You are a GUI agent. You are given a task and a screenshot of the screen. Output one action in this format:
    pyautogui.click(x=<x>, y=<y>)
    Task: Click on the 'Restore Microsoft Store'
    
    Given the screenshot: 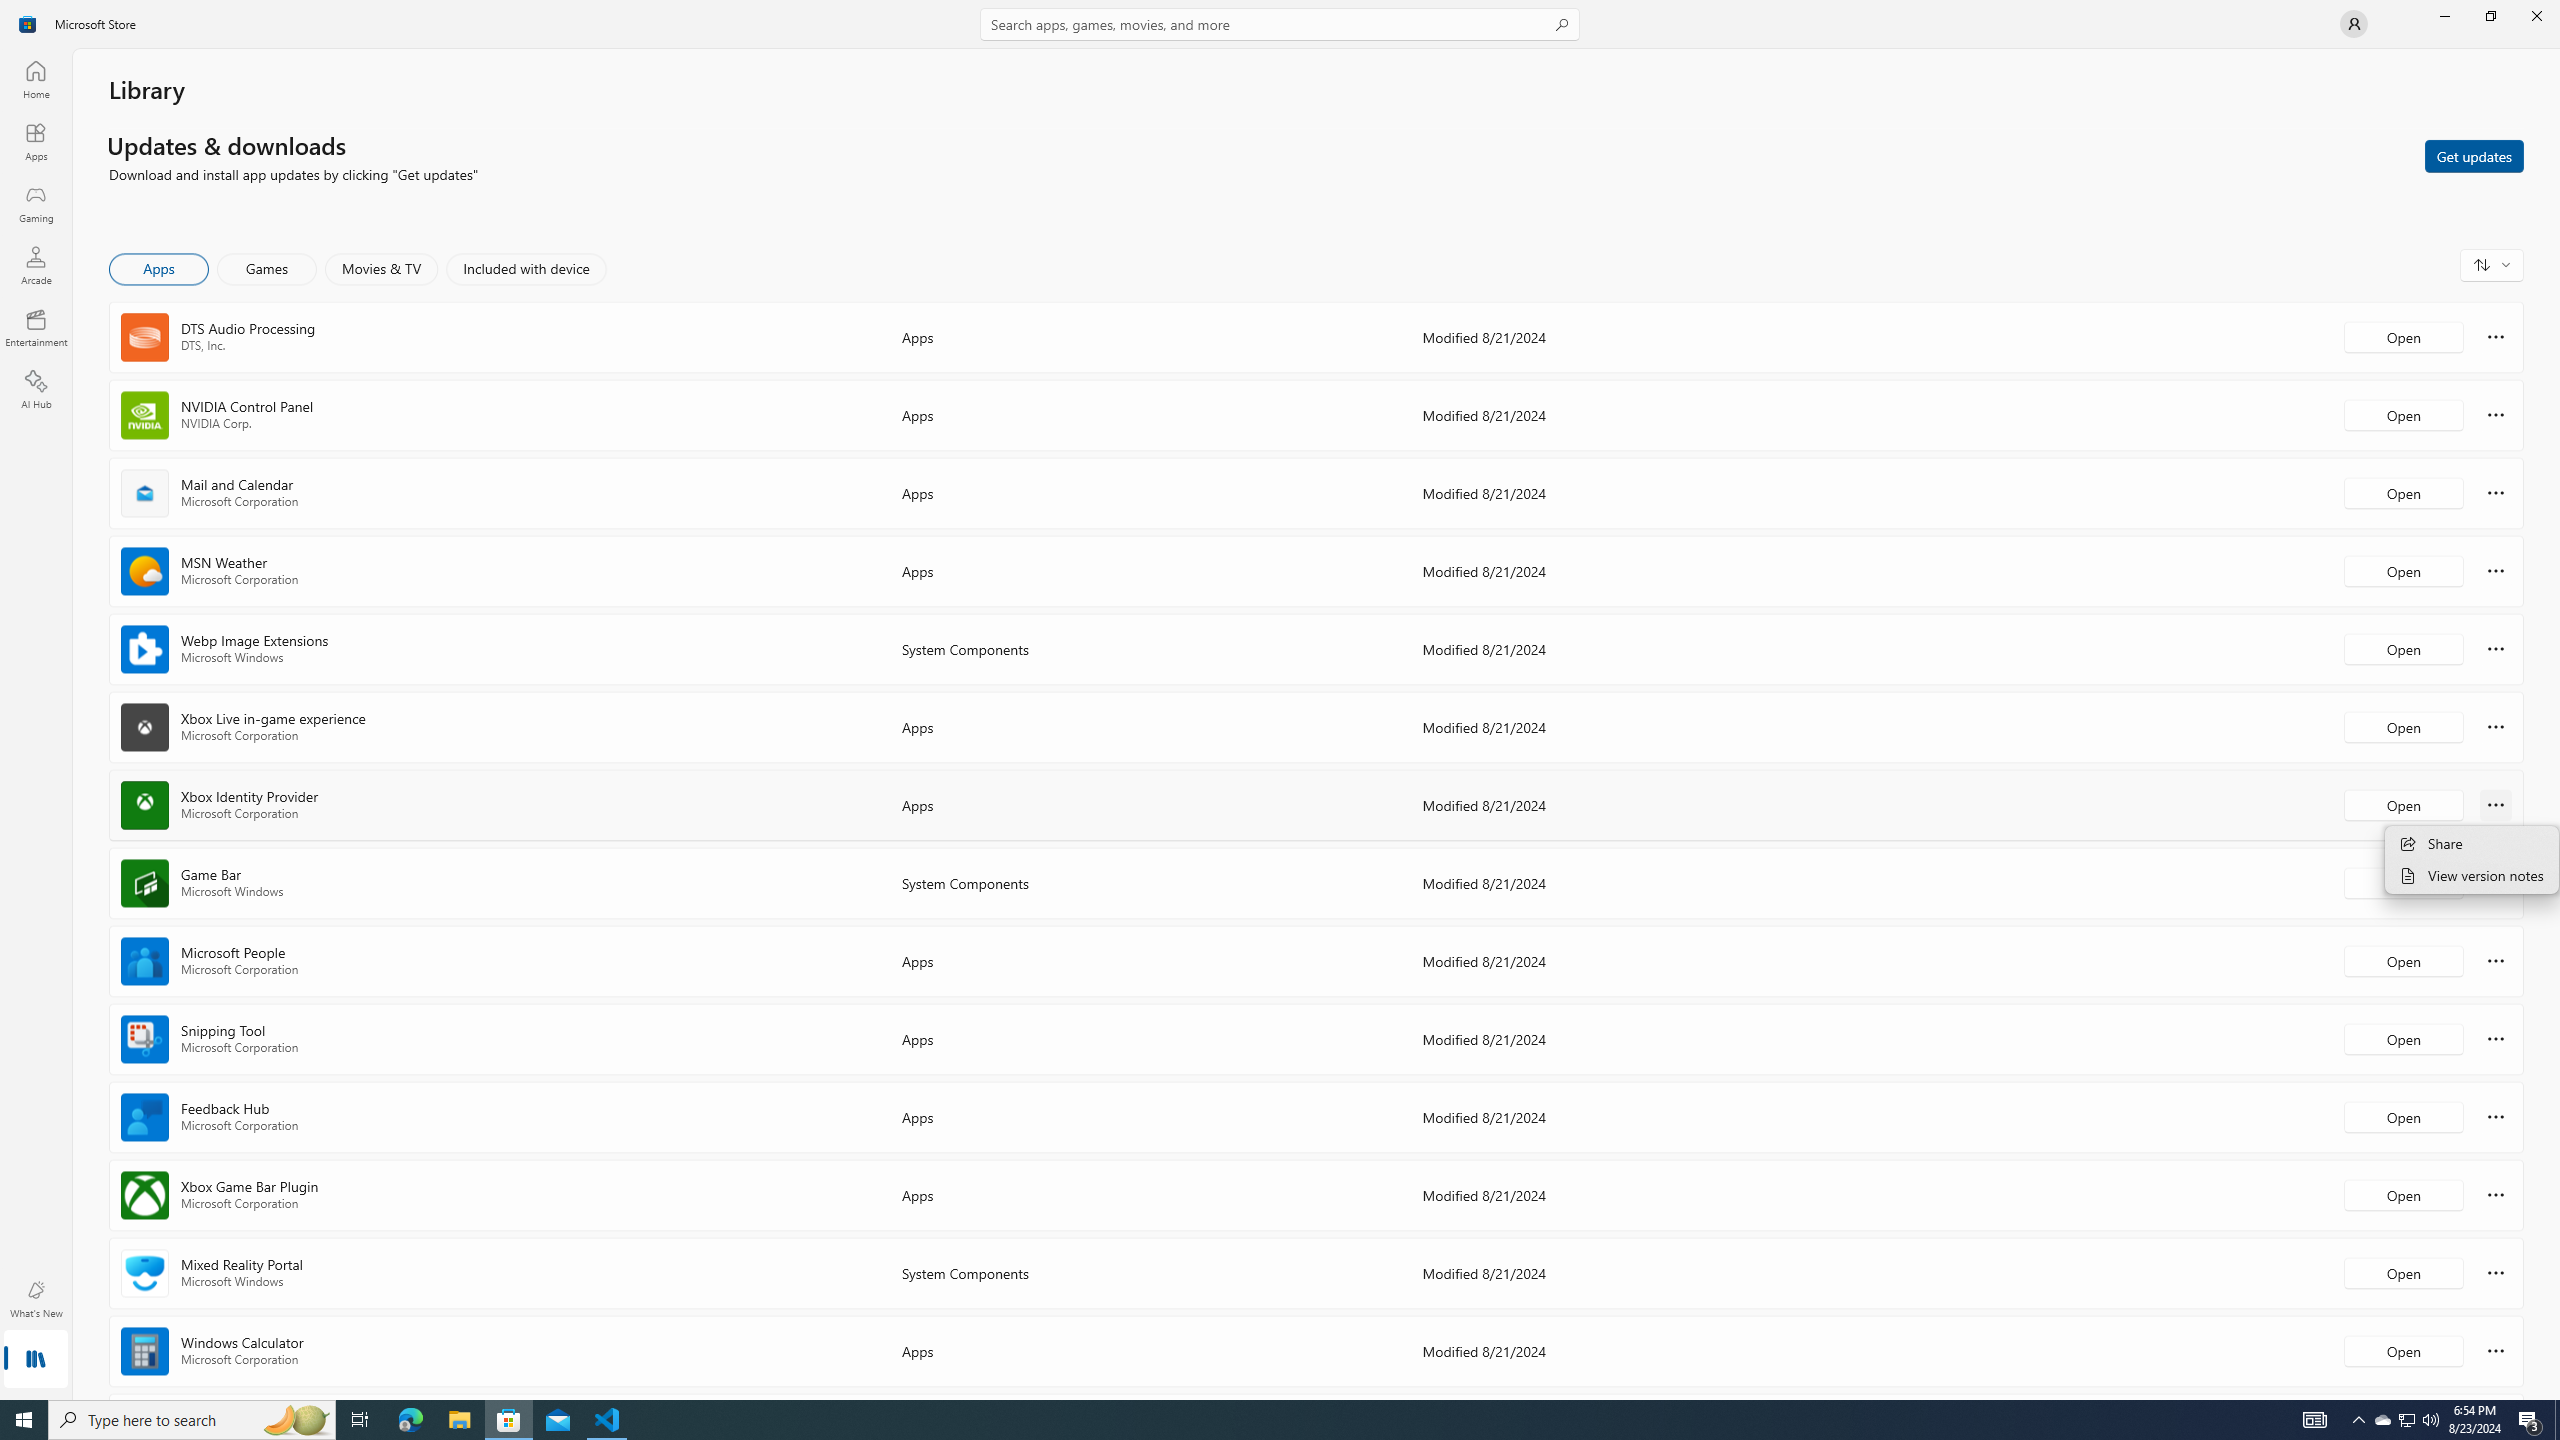 What is the action you would take?
    pyautogui.click(x=2490, y=15)
    